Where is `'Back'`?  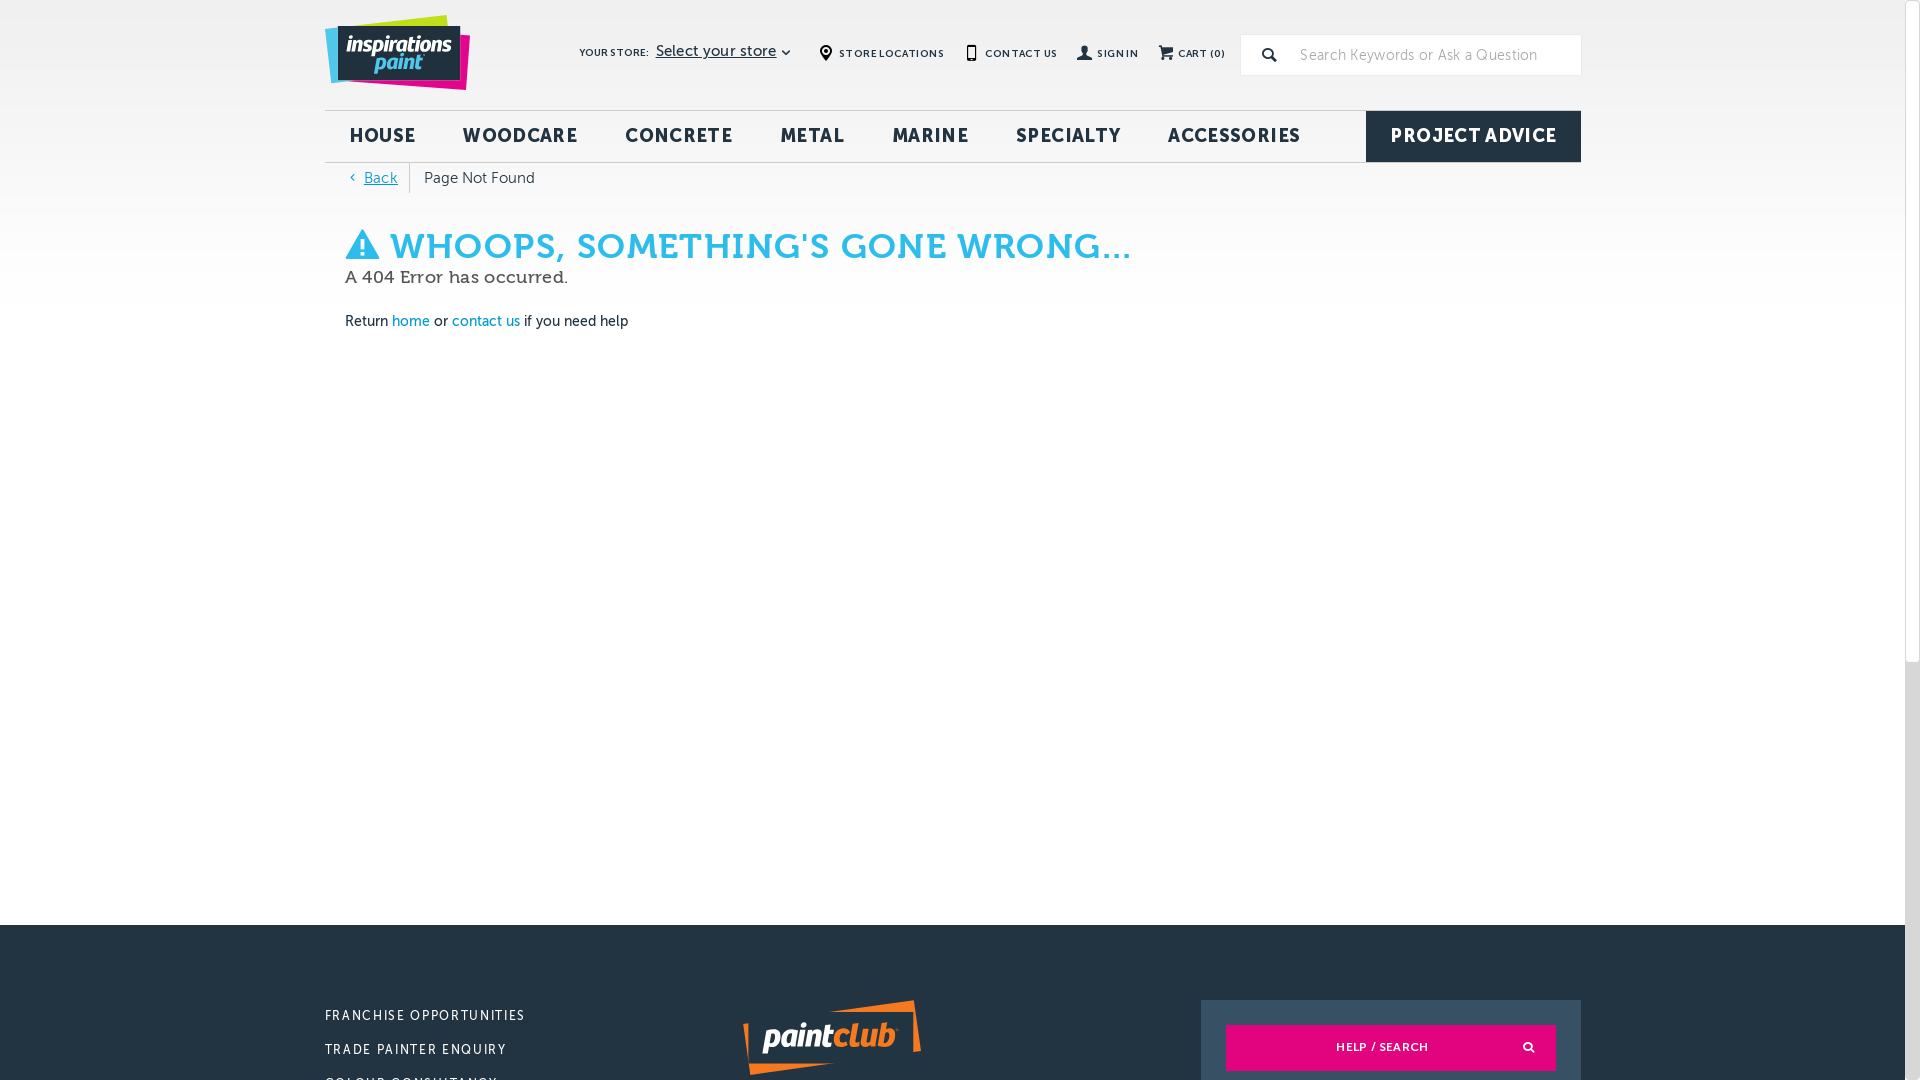
'Back' is located at coordinates (370, 176).